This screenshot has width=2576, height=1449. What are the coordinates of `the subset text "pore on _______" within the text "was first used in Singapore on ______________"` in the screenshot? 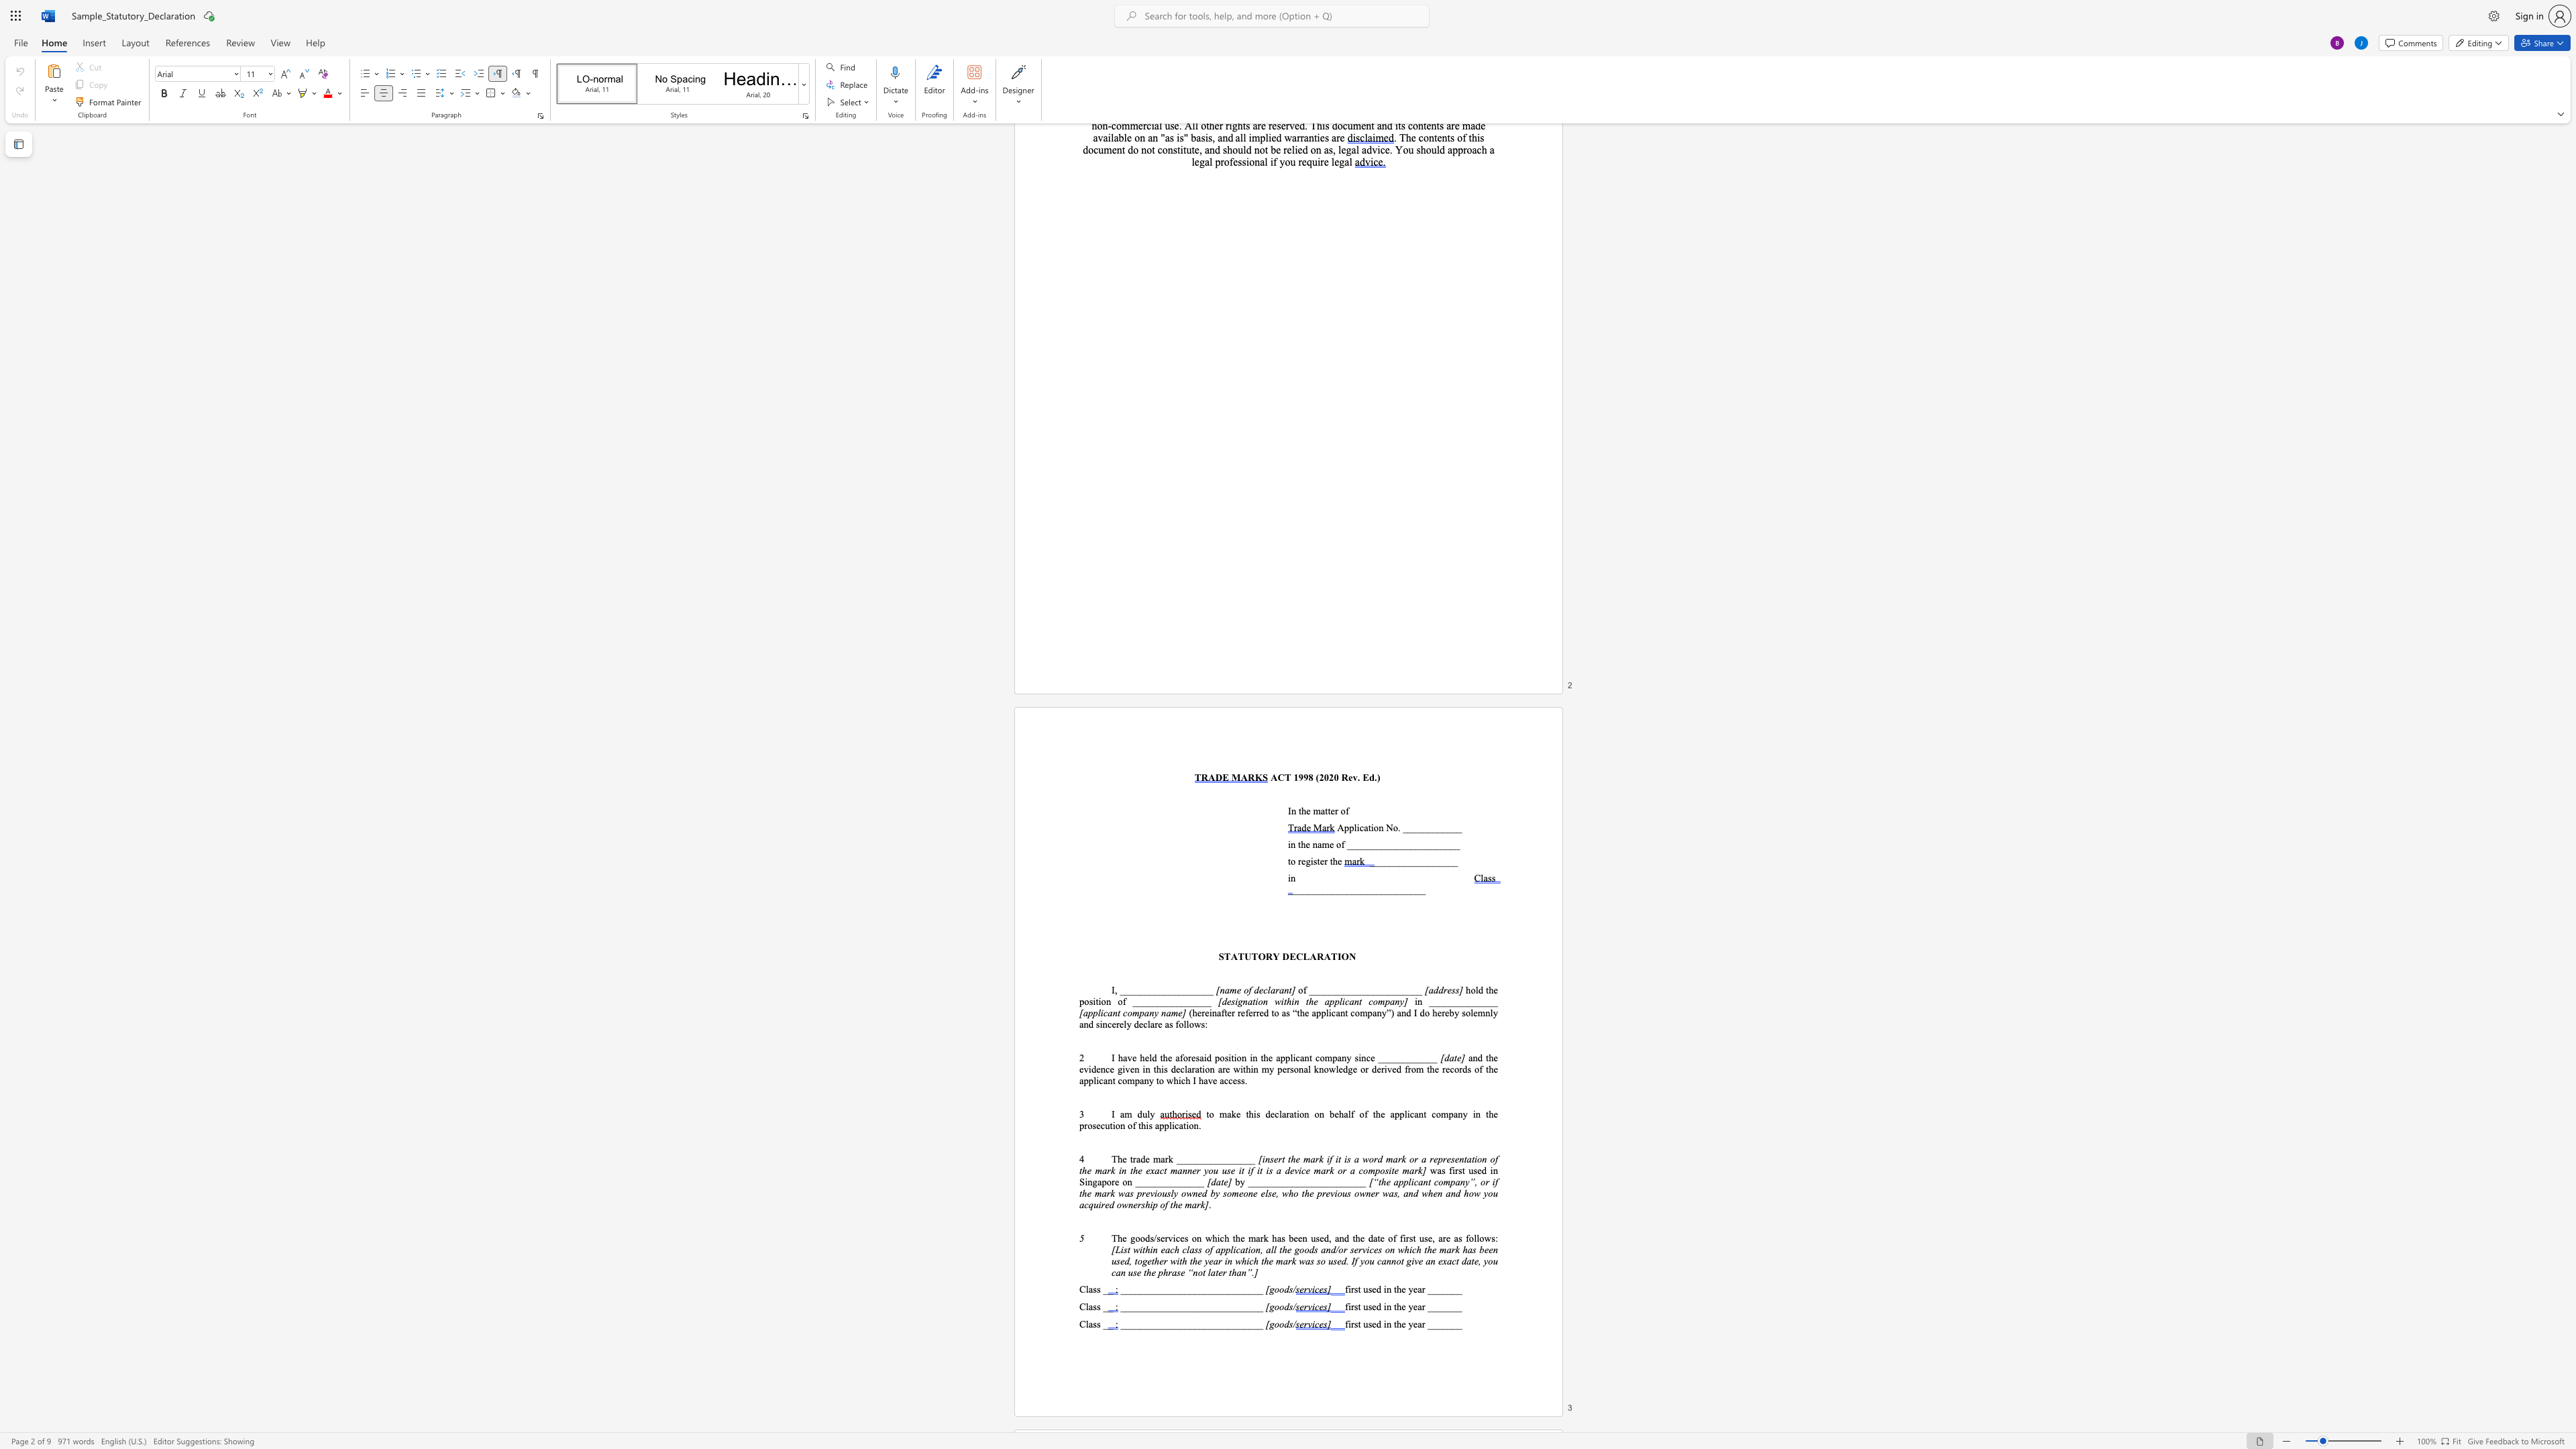 It's located at (1102, 1181).